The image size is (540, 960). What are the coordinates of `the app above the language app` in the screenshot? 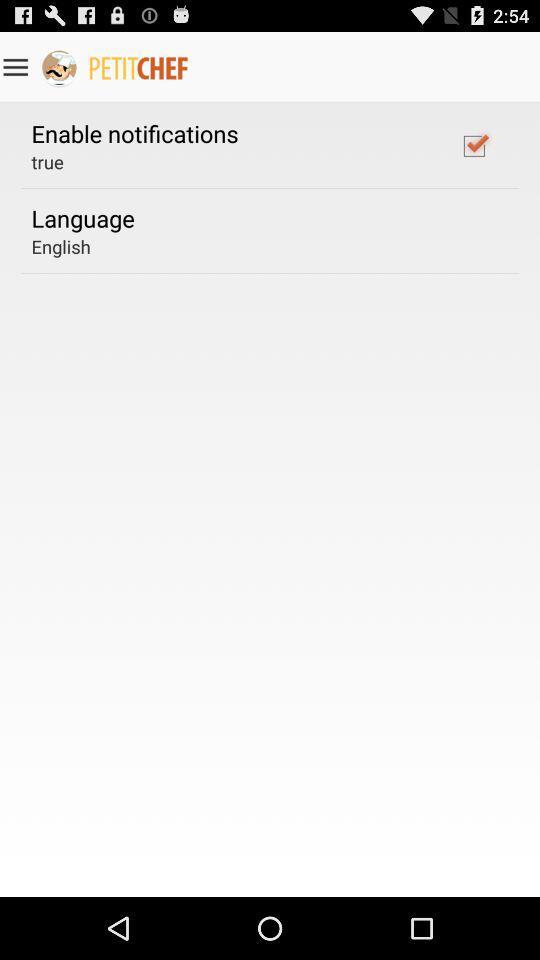 It's located at (47, 160).